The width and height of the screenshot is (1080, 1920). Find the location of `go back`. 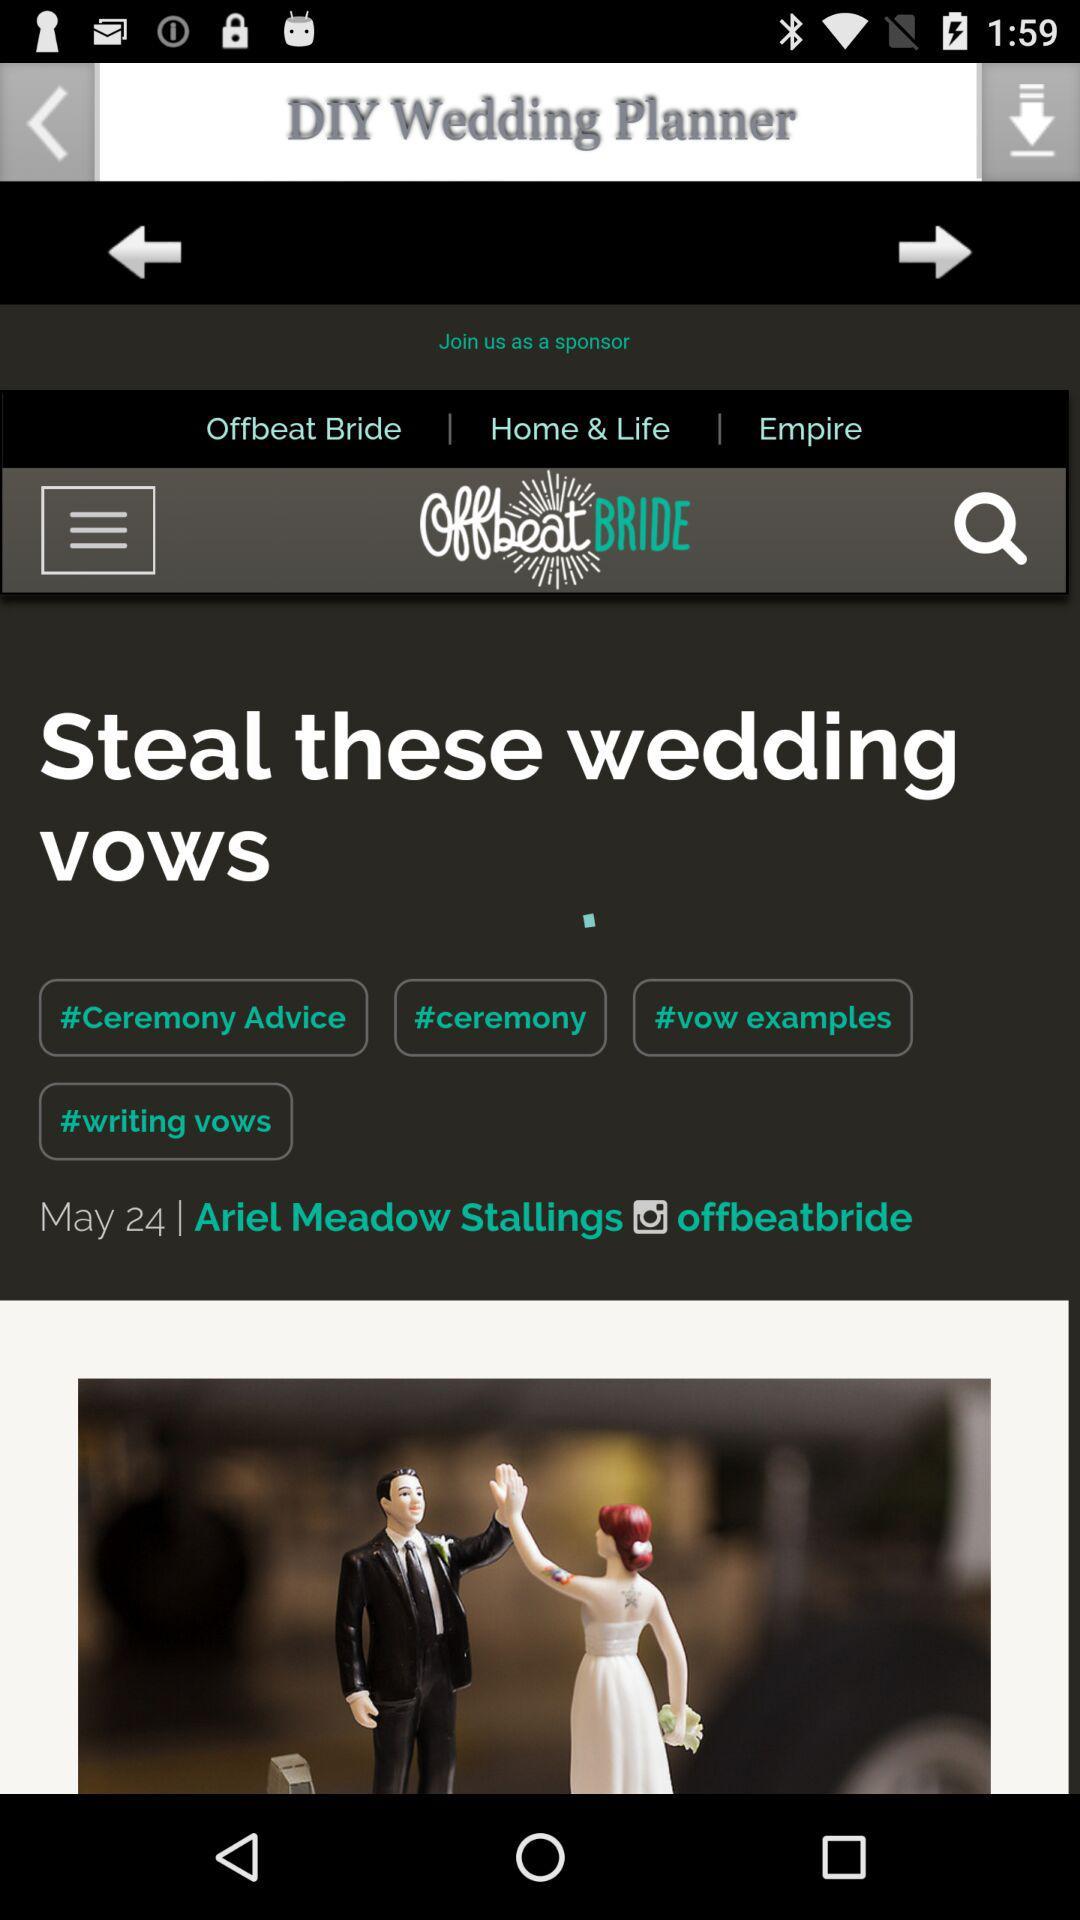

go back is located at coordinates (143, 252).